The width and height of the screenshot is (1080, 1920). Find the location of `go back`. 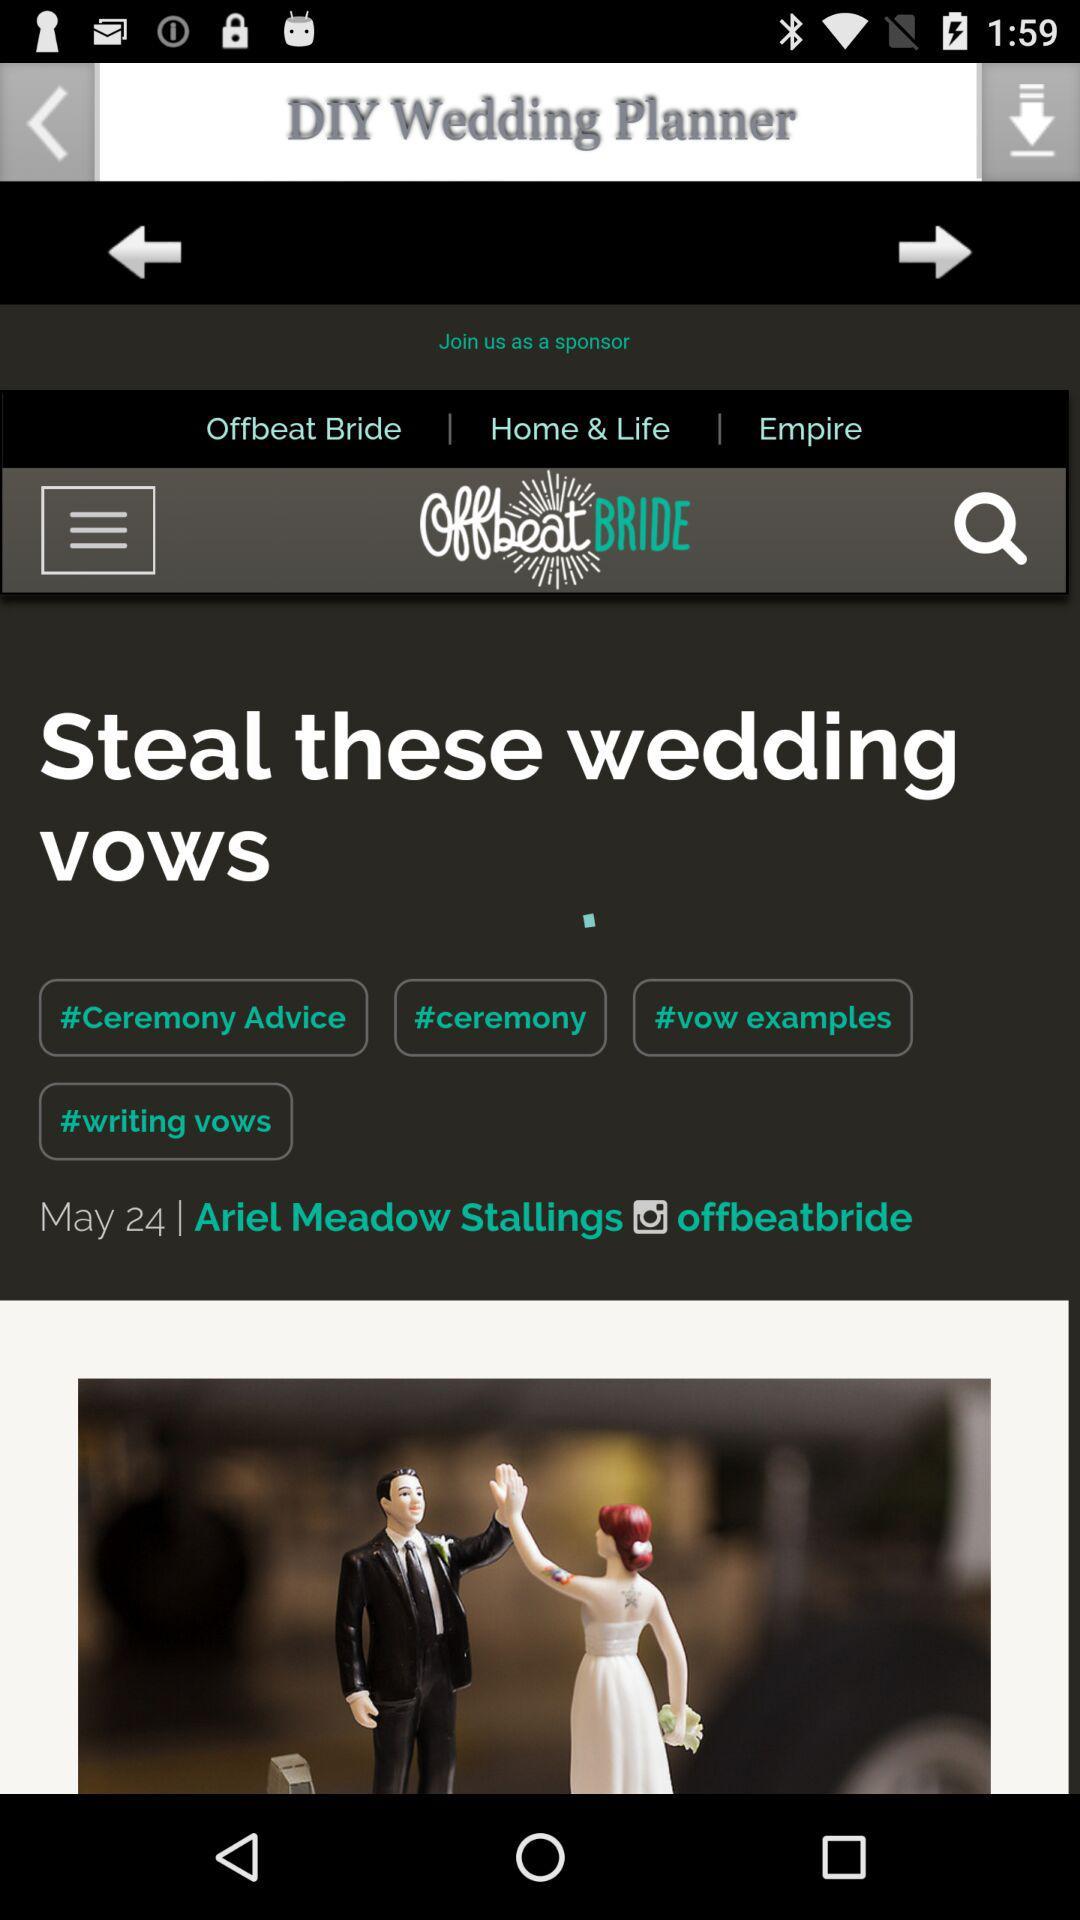

go back is located at coordinates (143, 252).